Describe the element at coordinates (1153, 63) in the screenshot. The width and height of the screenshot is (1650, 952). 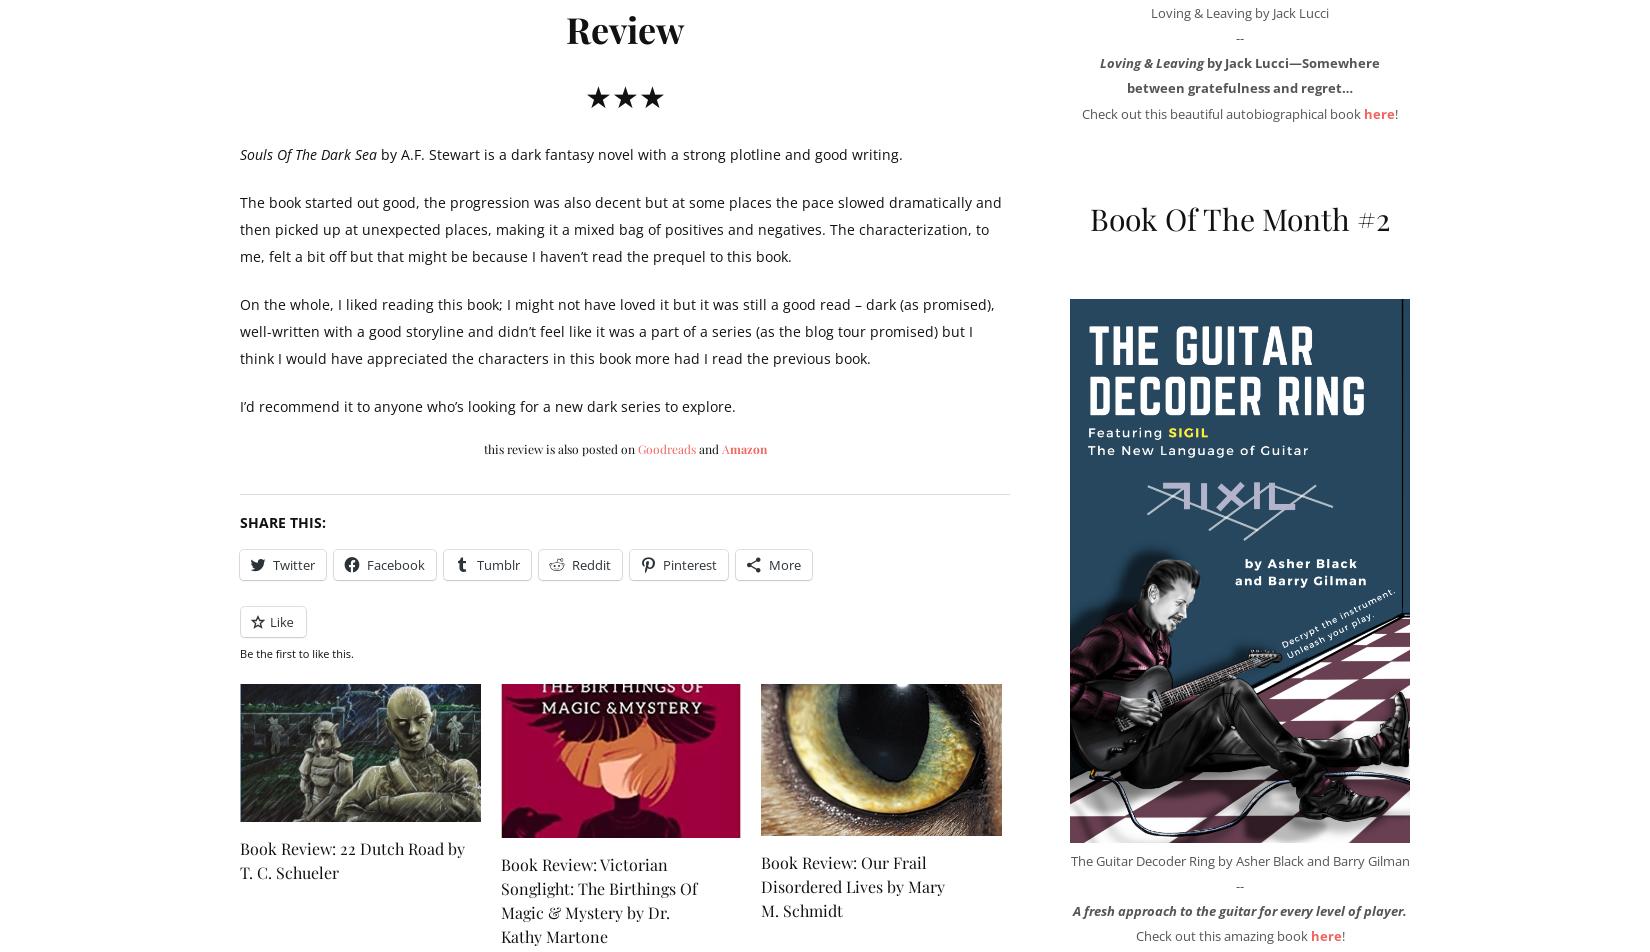
I see `'Loving & Leaving'` at that location.